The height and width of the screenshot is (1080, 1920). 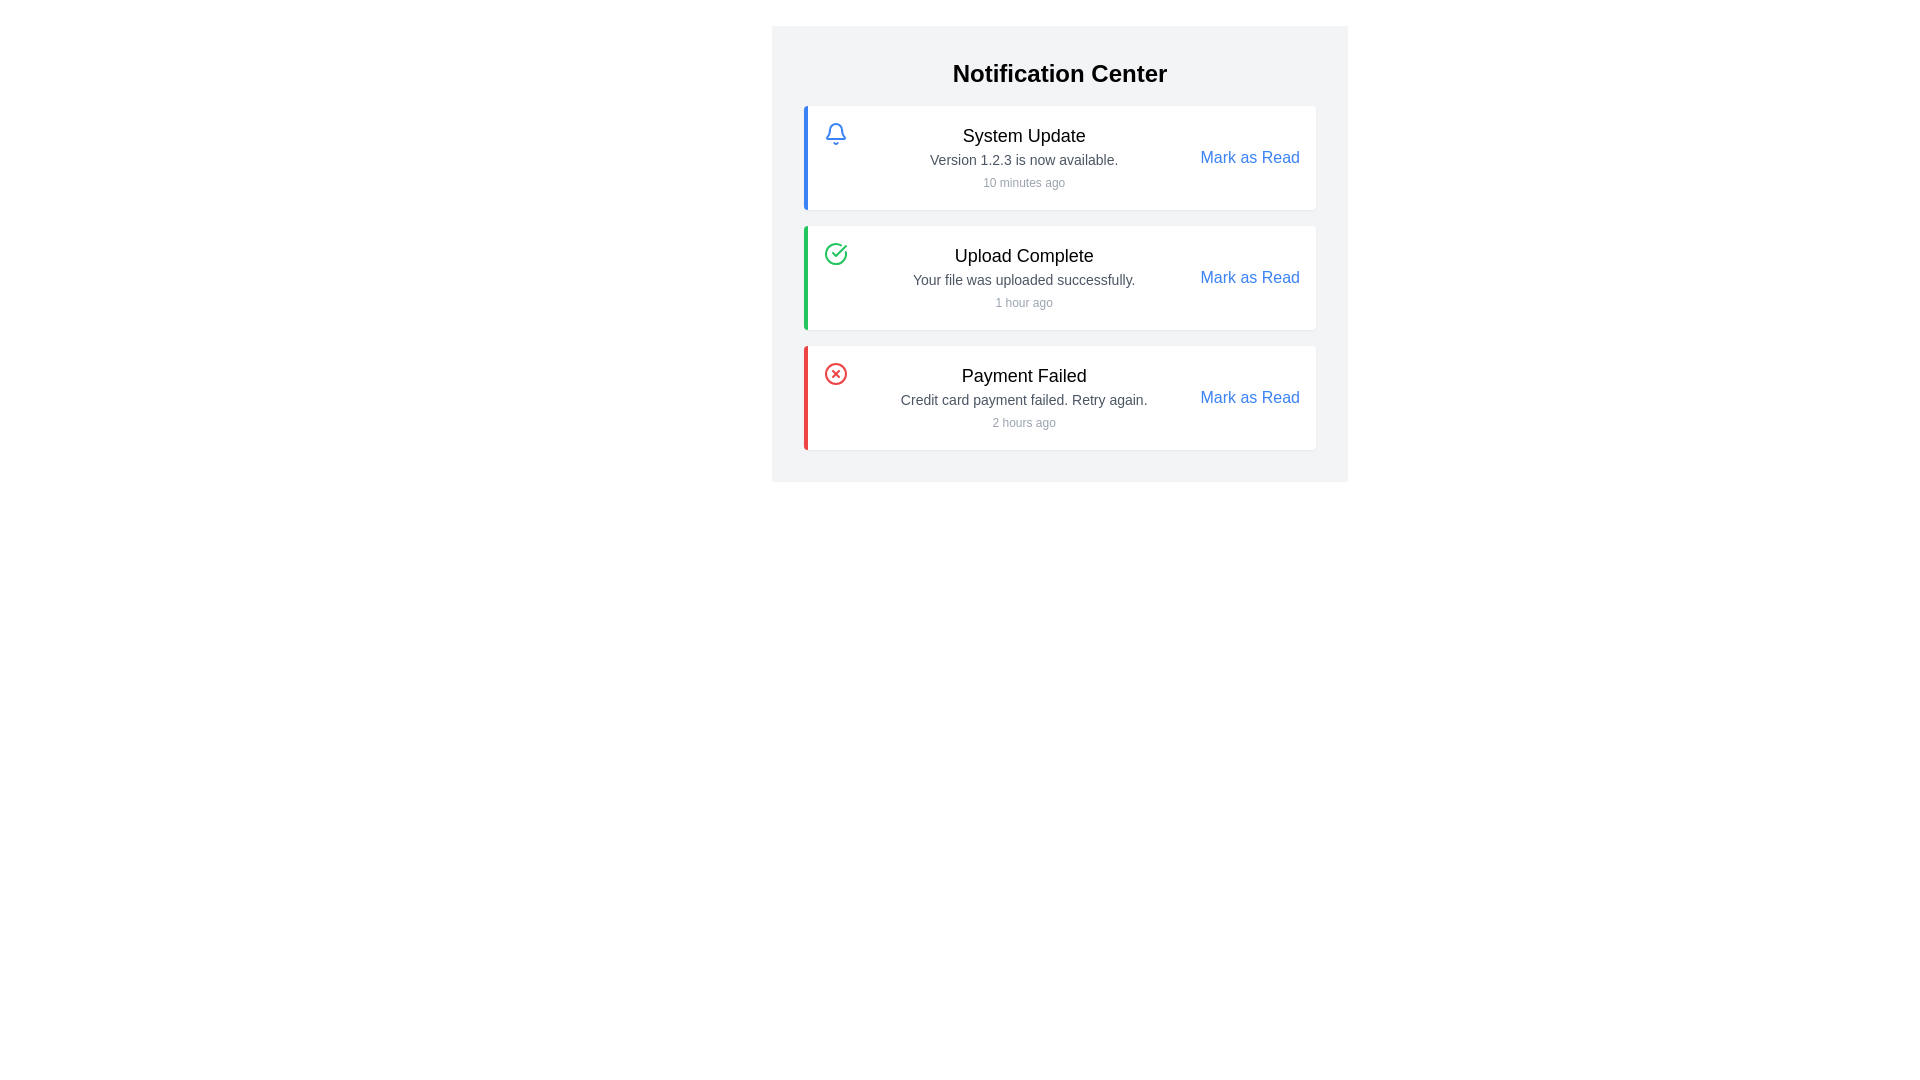 I want to click on the blue bell icon located in the top-left corner of the 'System Update' notification card, which serves as a notification indicator, so click(x=835, y=134).